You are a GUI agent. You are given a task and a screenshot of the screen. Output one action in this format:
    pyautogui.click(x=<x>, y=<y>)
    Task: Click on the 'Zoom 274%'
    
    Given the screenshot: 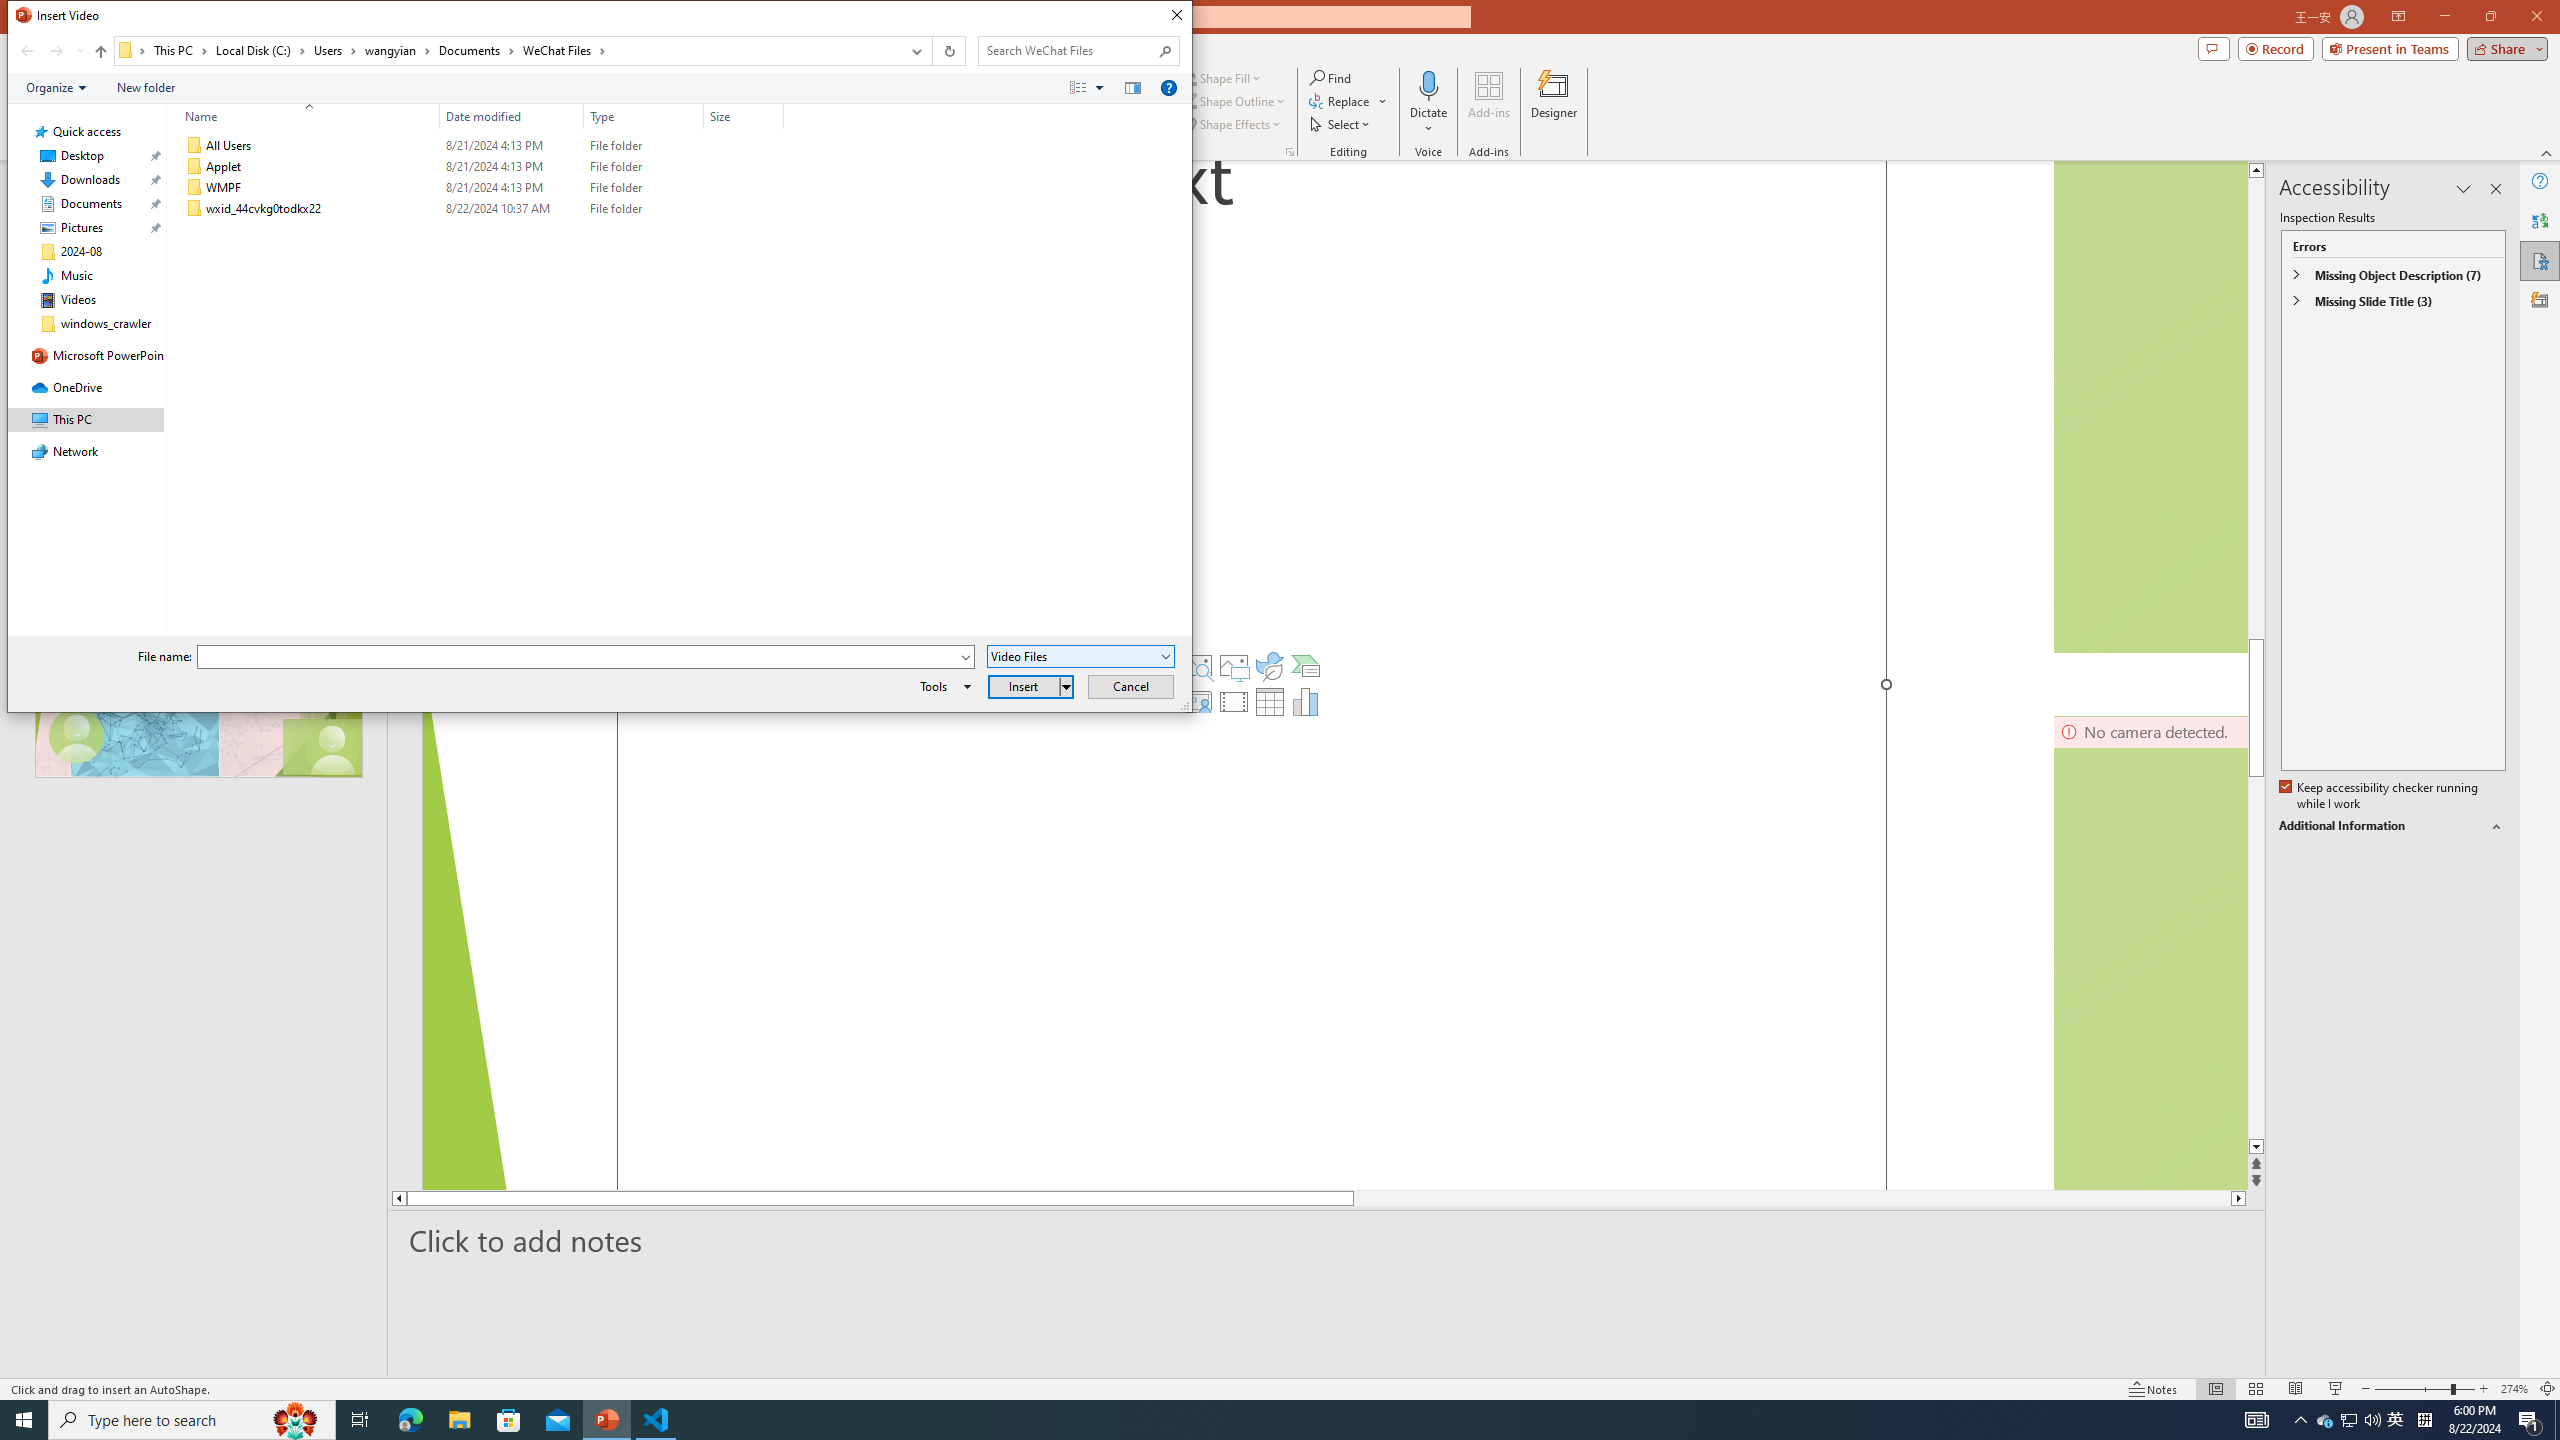 What is the action you would take?
    pyautogui.click(x=2515, y=1389)
    